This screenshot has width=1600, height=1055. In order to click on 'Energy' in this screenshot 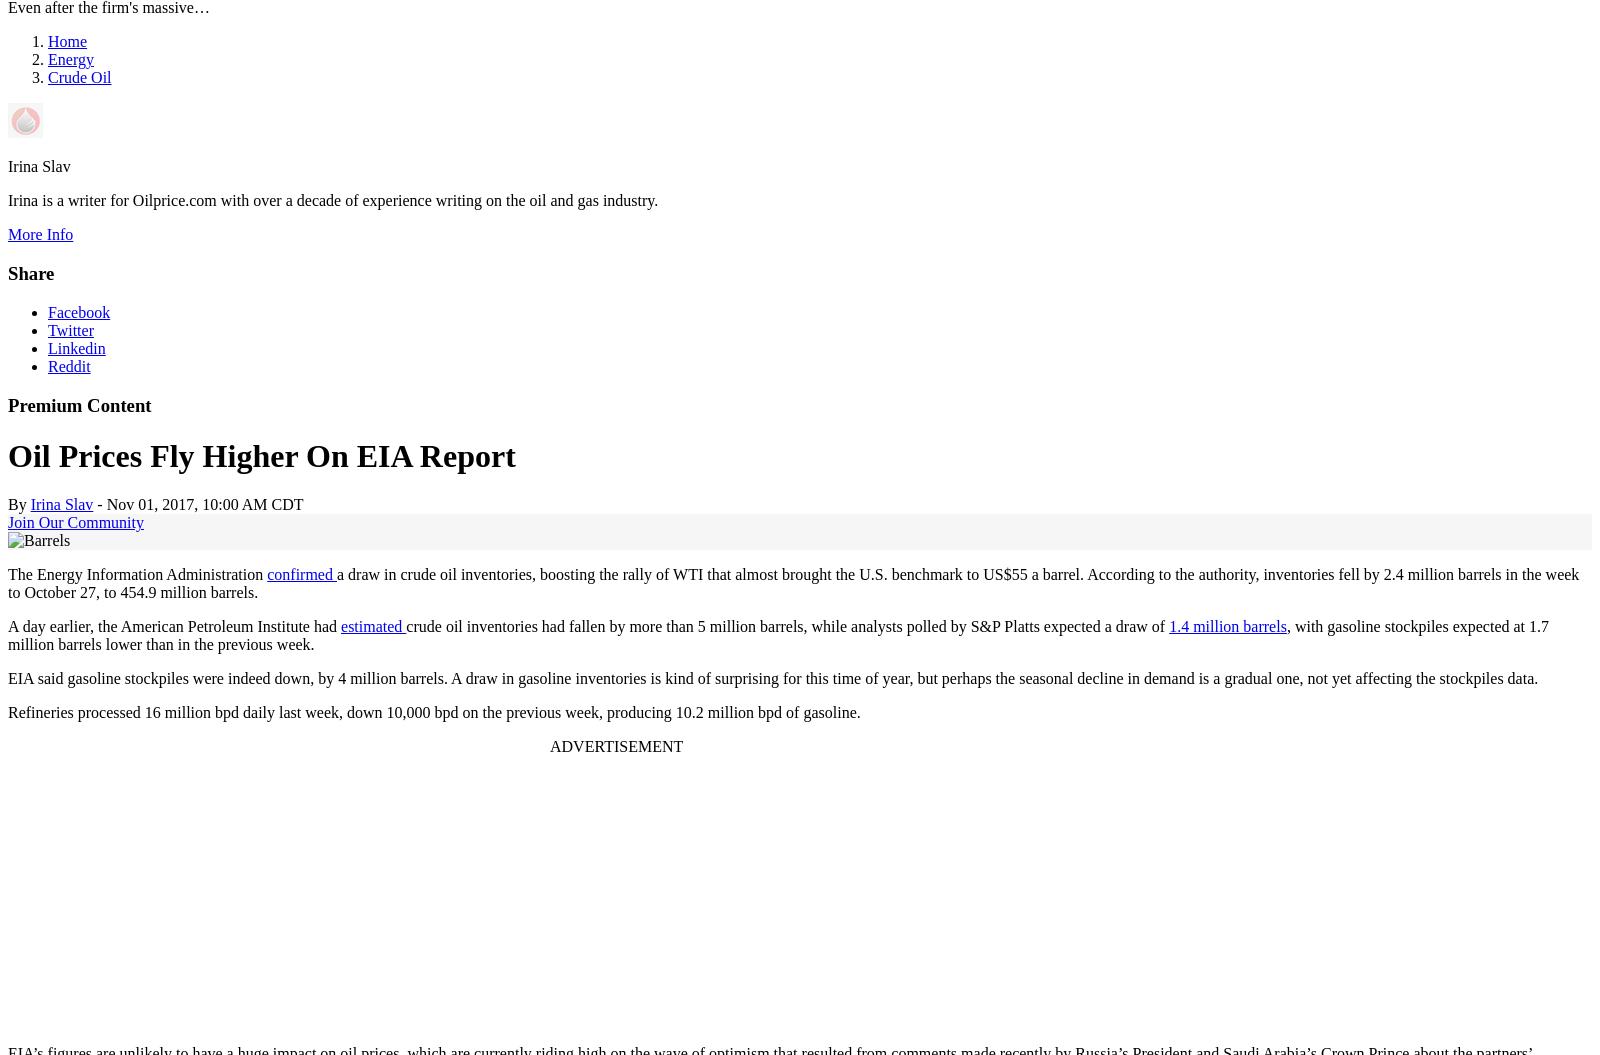, I will do `click(69, 59)`.